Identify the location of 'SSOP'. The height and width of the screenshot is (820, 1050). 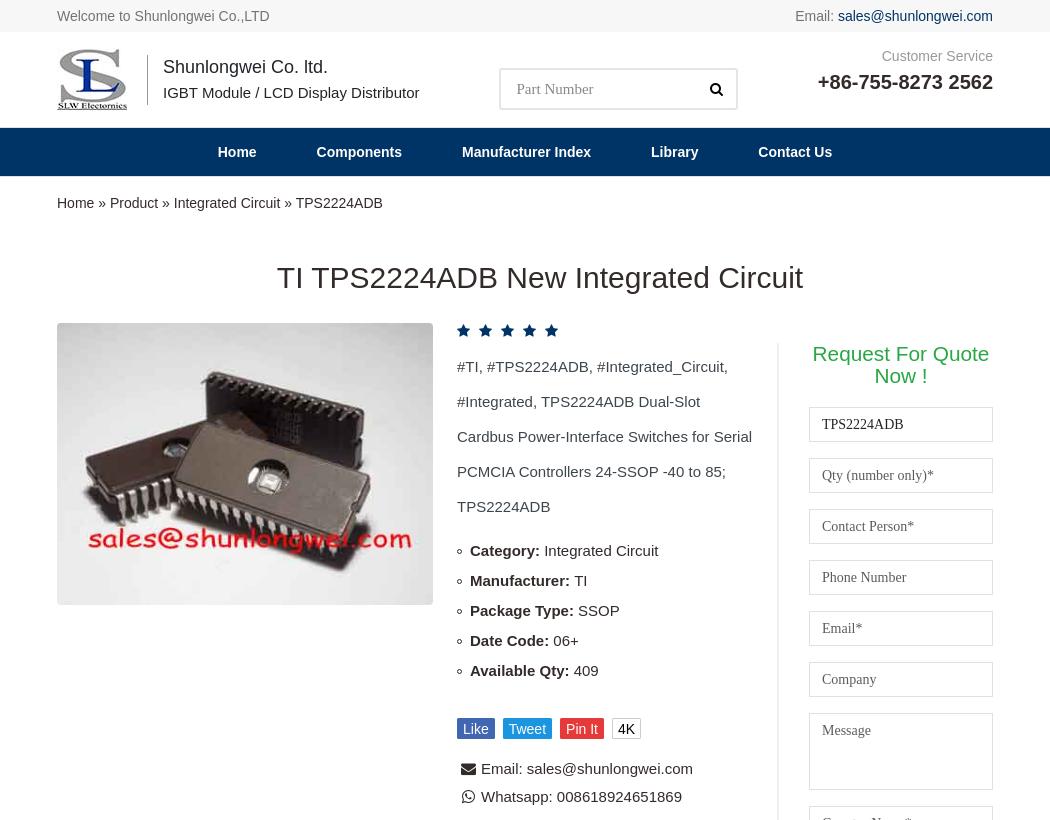
(597, 181).